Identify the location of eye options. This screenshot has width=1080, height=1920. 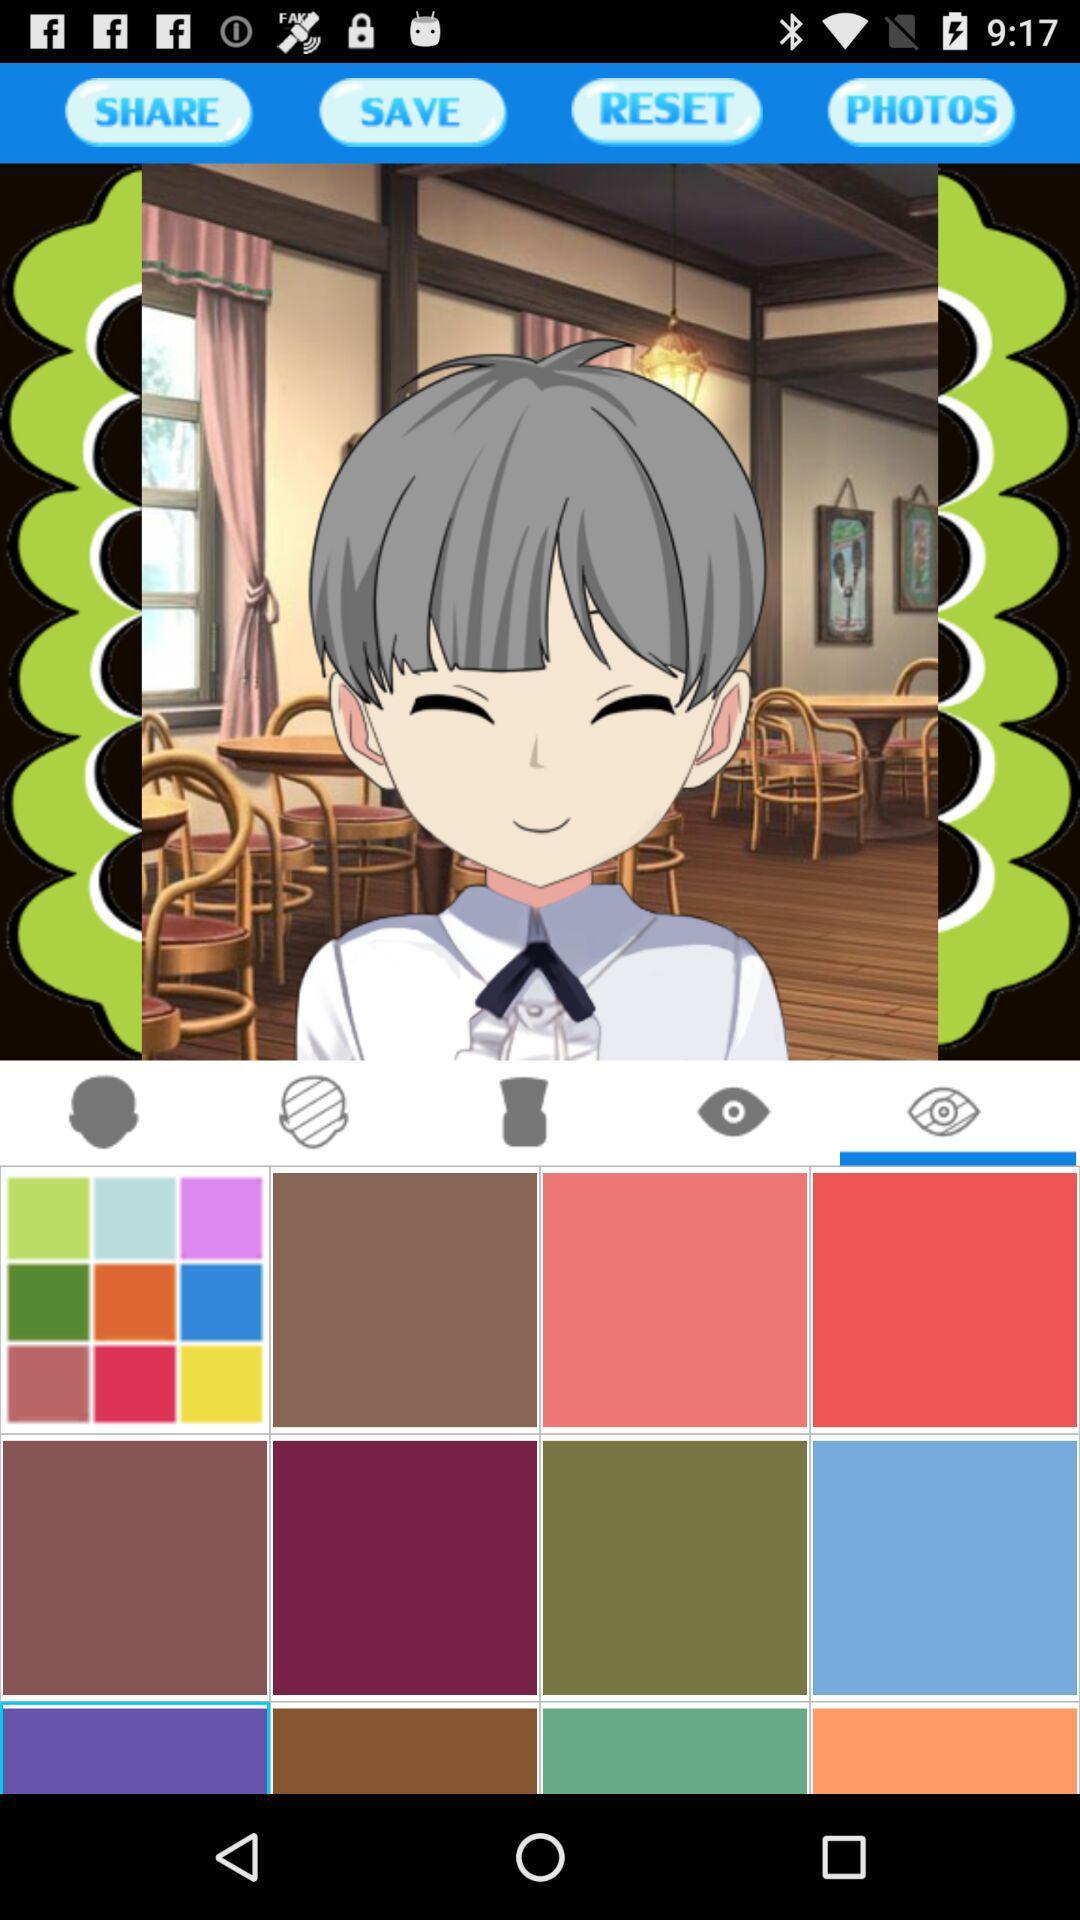
(735, 1112).